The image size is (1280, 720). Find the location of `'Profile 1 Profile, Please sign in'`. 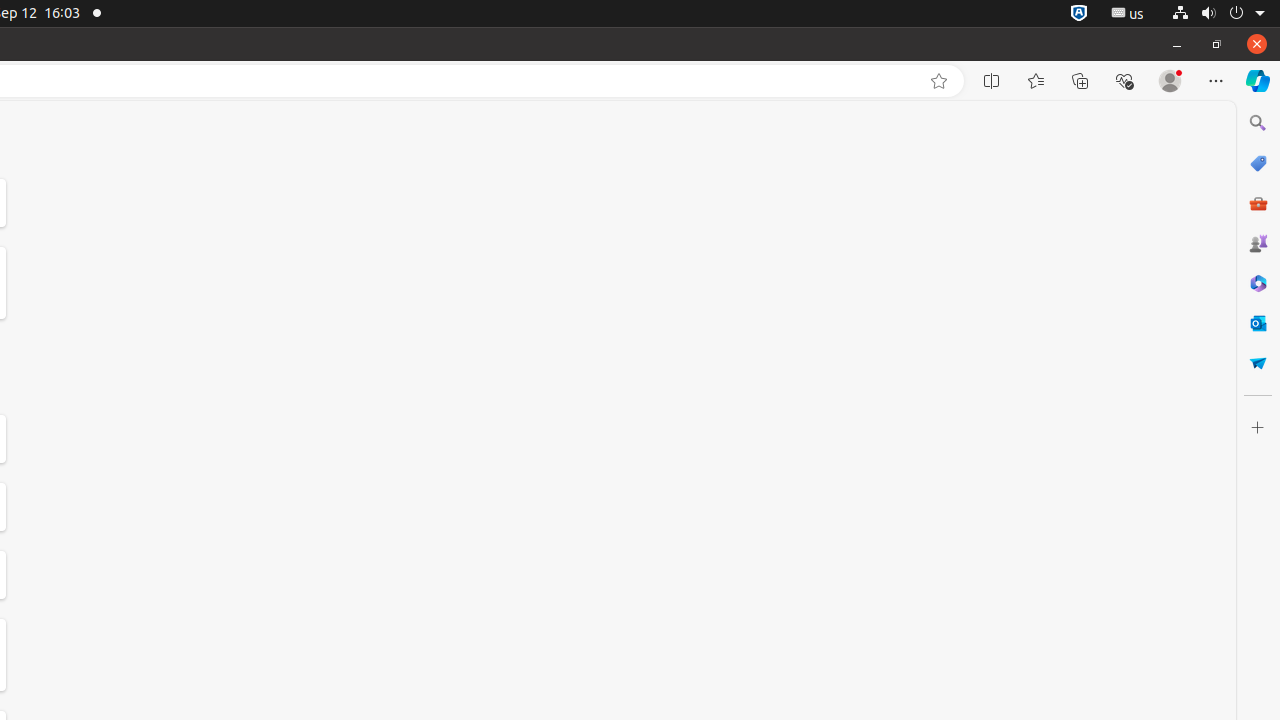

'Profile 1 Profile, Please sign in' is located at coordinates (1170, 80).